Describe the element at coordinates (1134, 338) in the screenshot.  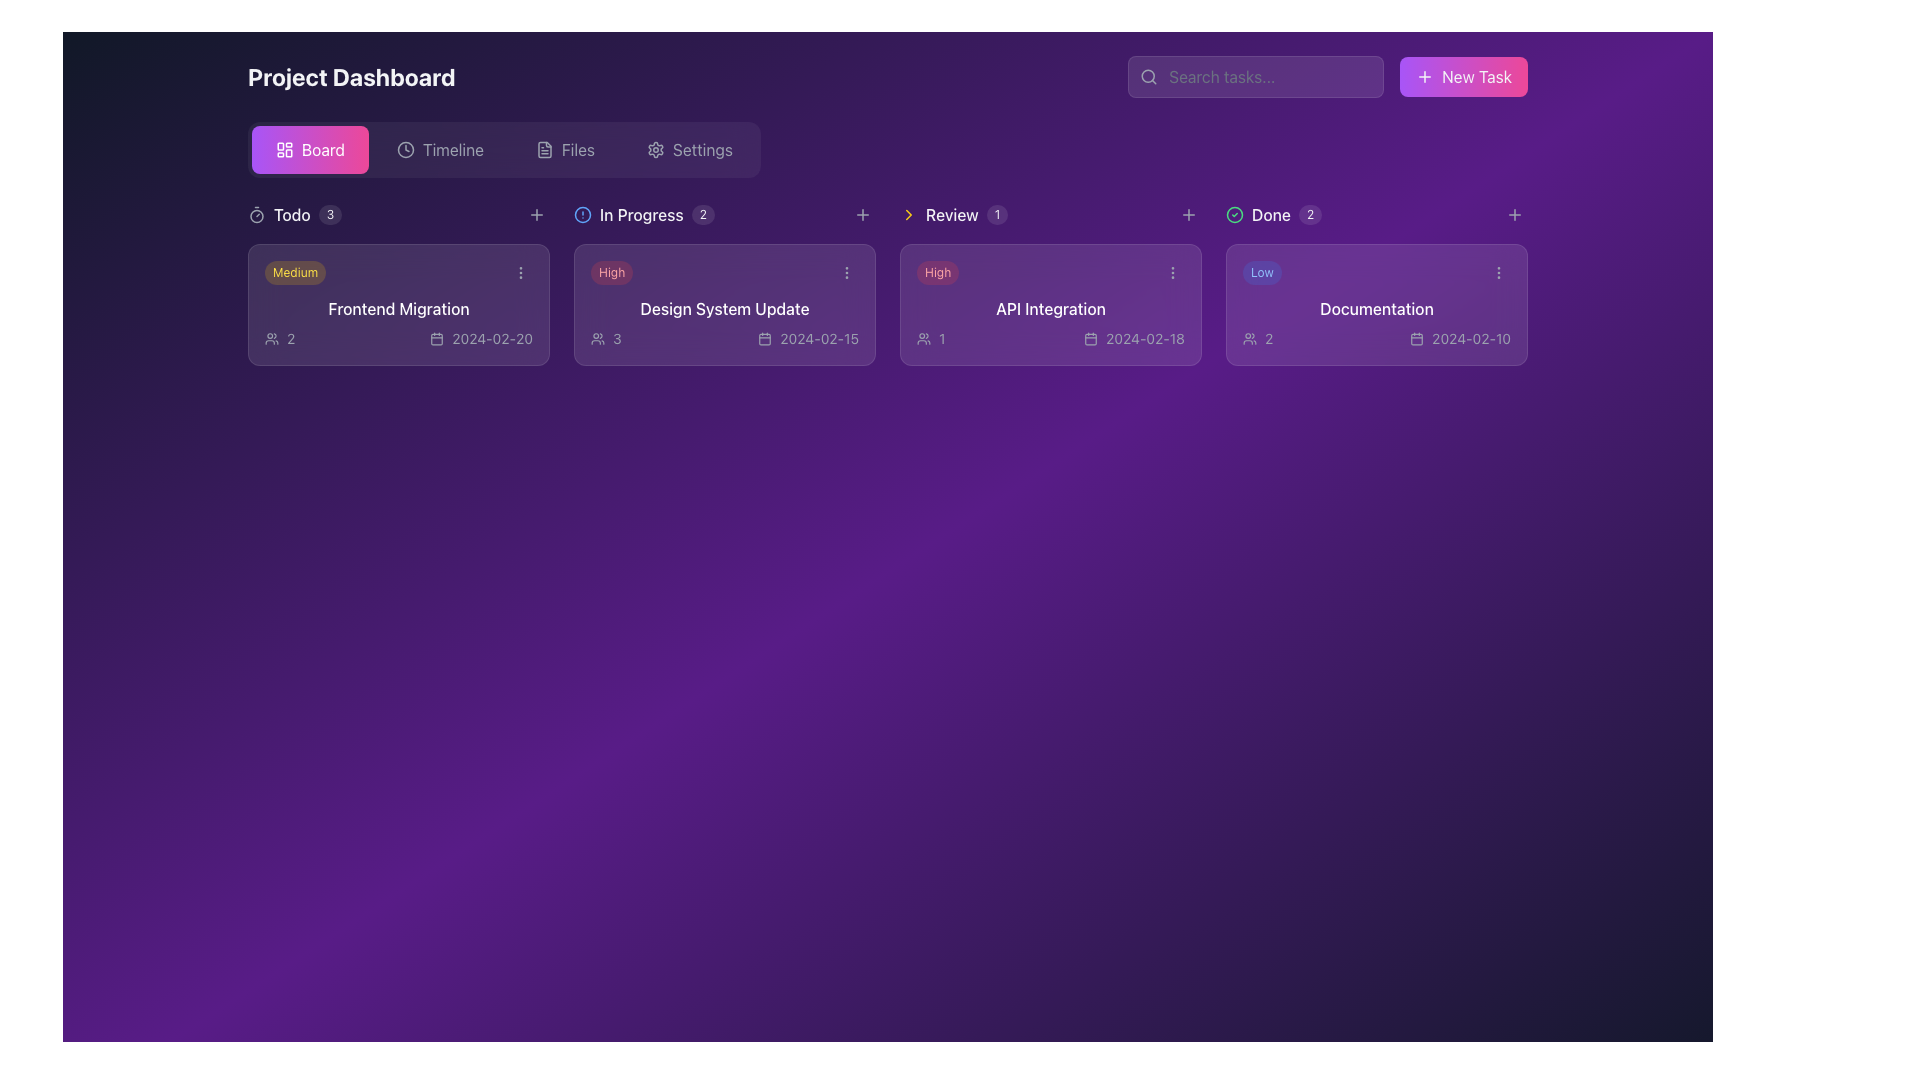
I see `date '2024-02-18' from the timestamp indicator, which consists of a calendar icon and is located in the lower-right section of the 'API Integration' card in the 'Review' column of the dashboard` at that location.